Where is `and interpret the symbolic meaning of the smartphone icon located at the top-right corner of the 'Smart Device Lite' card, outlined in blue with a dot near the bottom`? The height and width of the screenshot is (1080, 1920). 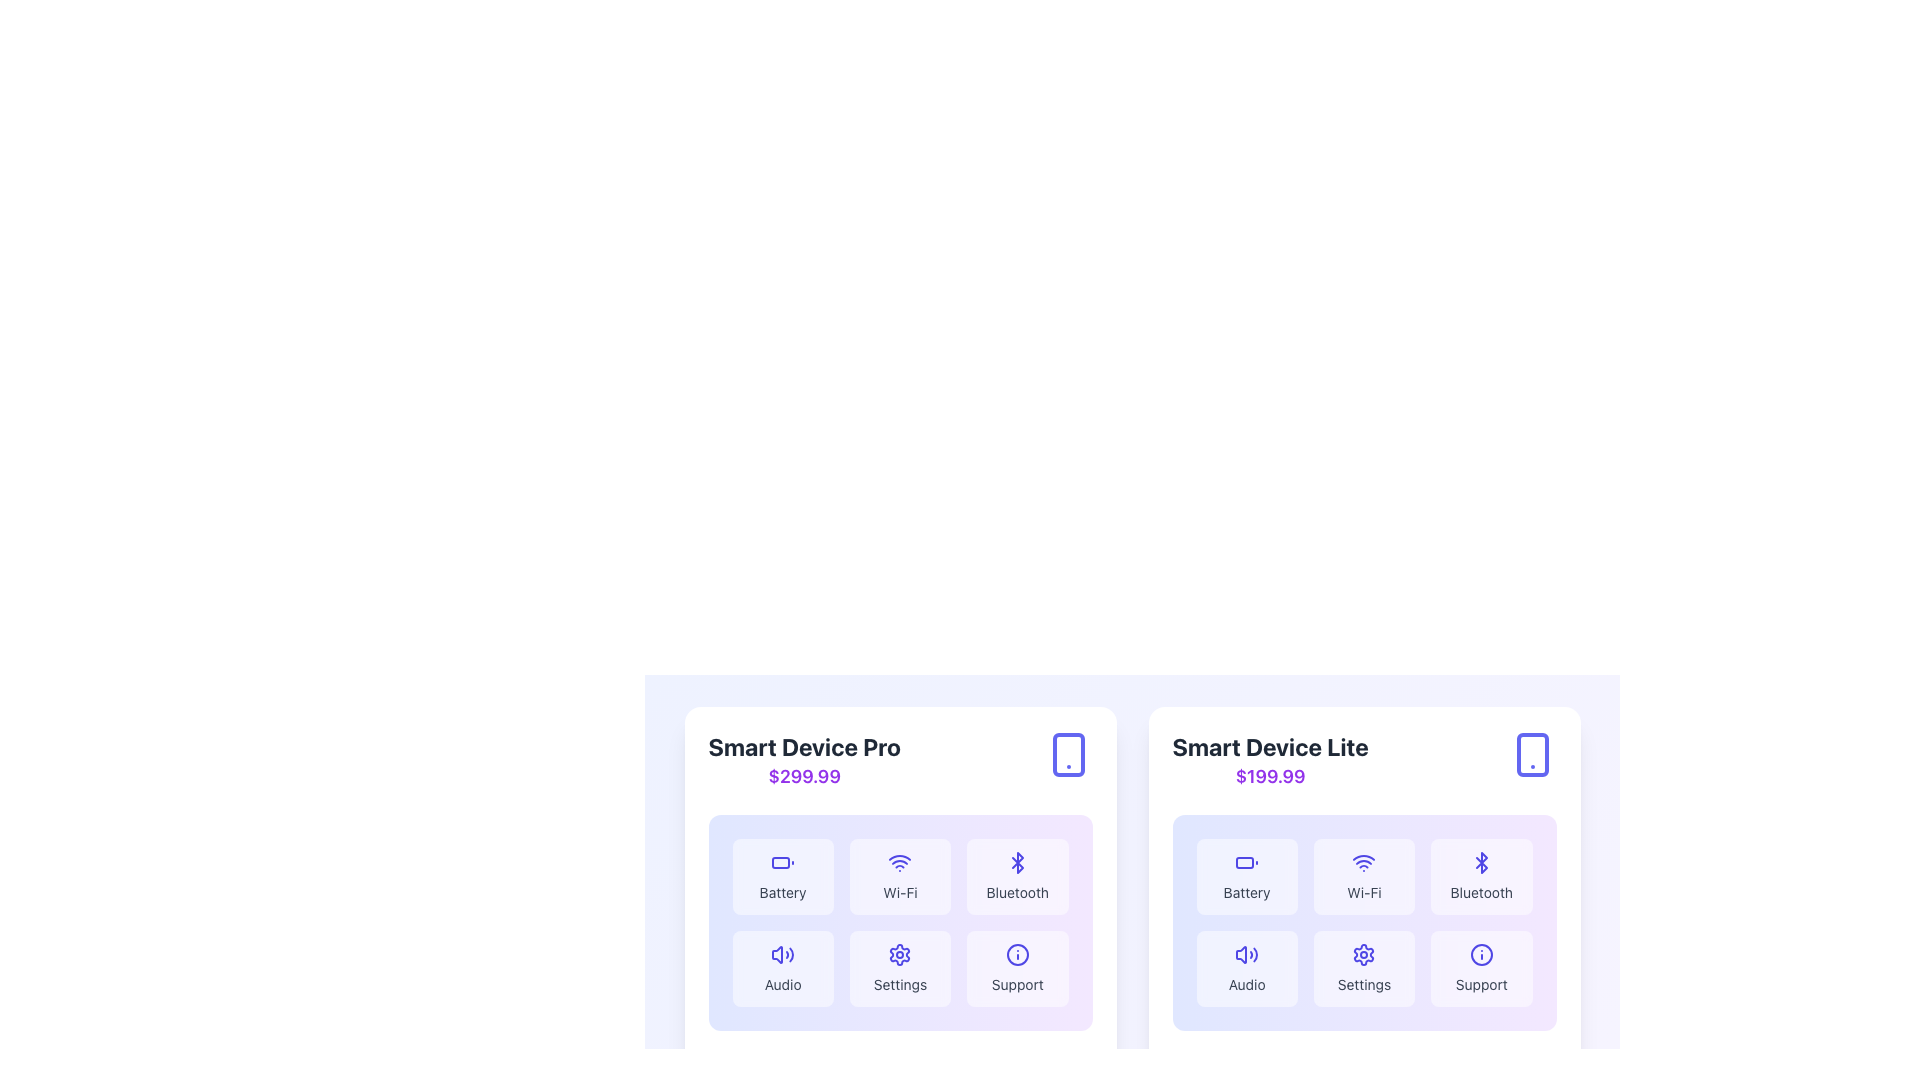
and interpret the symbolic meaning of the smartphone icon located at the top-right corner of the 'Smart Device Lite' card, outlined in blue with a dot near the bottom is located at coordinates (1531, 755).